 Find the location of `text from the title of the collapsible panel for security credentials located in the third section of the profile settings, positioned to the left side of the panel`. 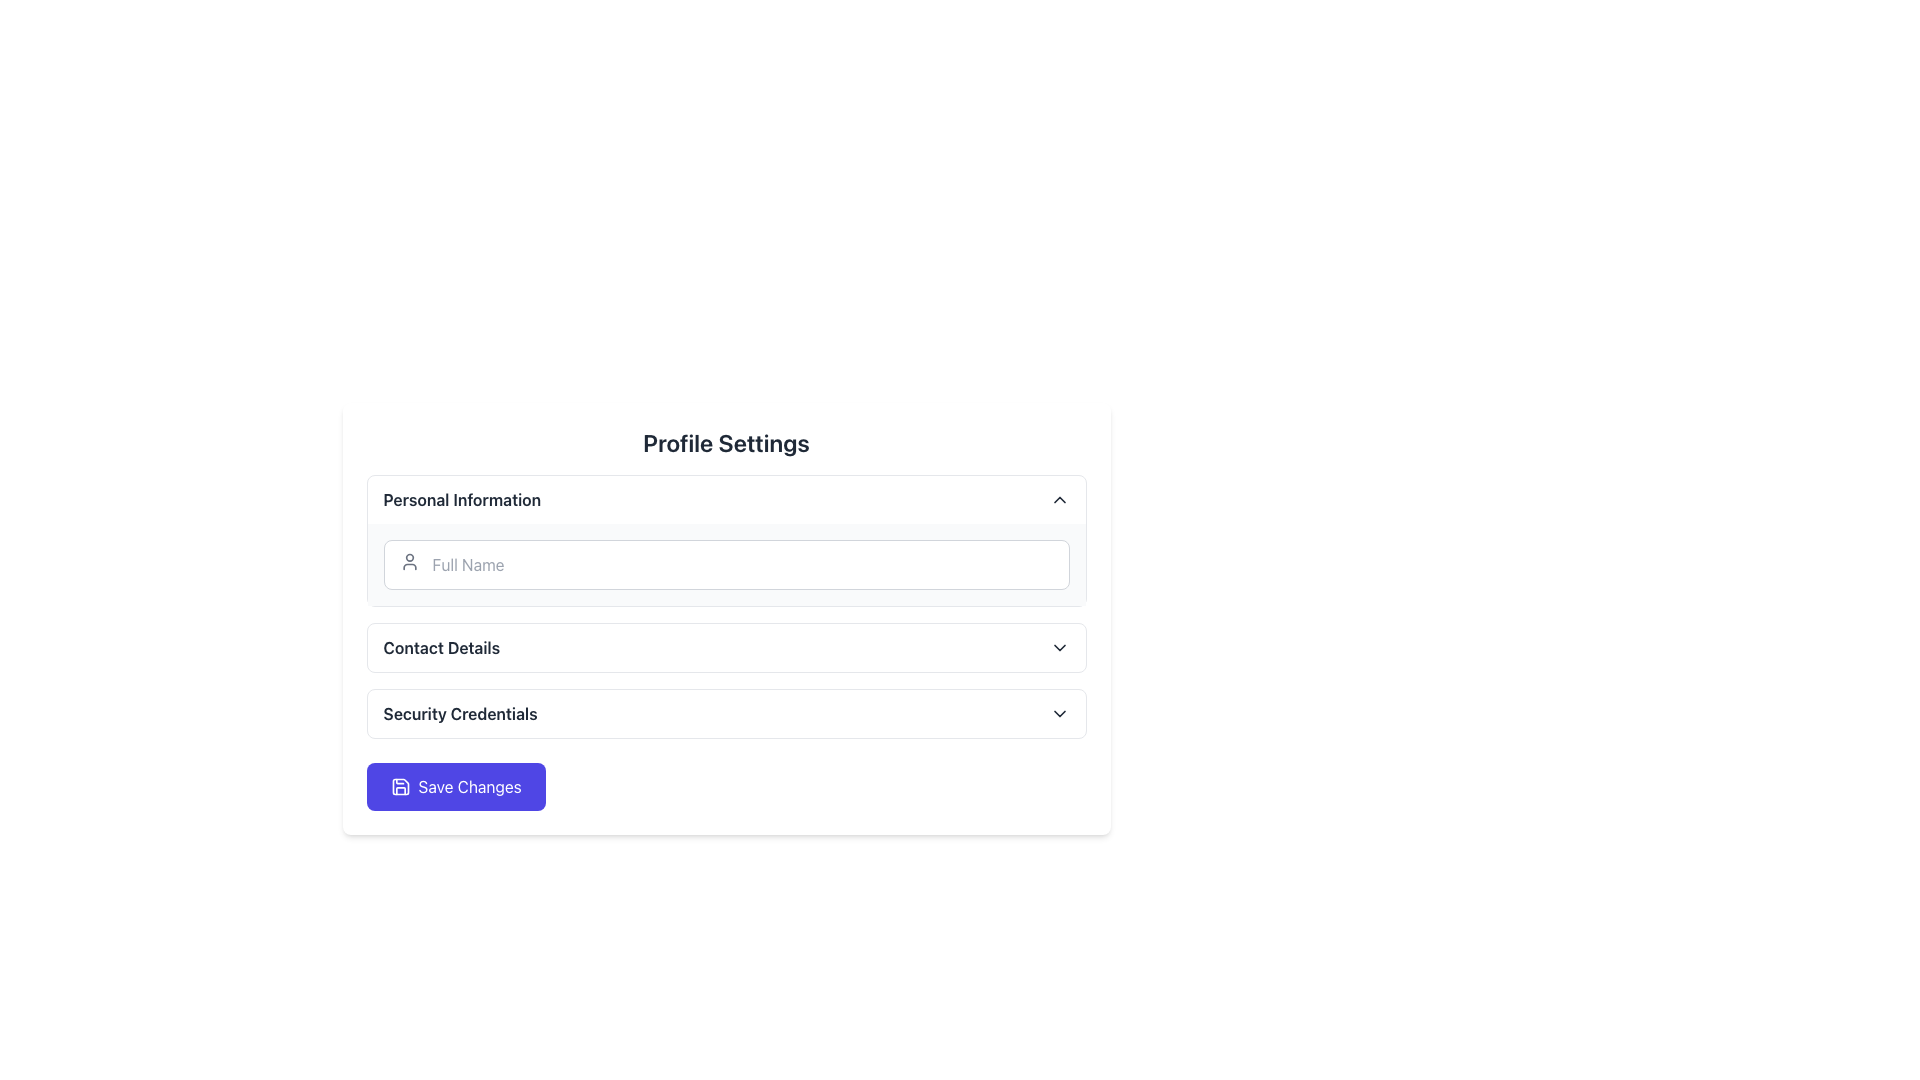

text from the title of the collapsible panel for security credentials located in the third section of the profile settings, positioned to the left side of the panel is located at coordinates (459, 712).